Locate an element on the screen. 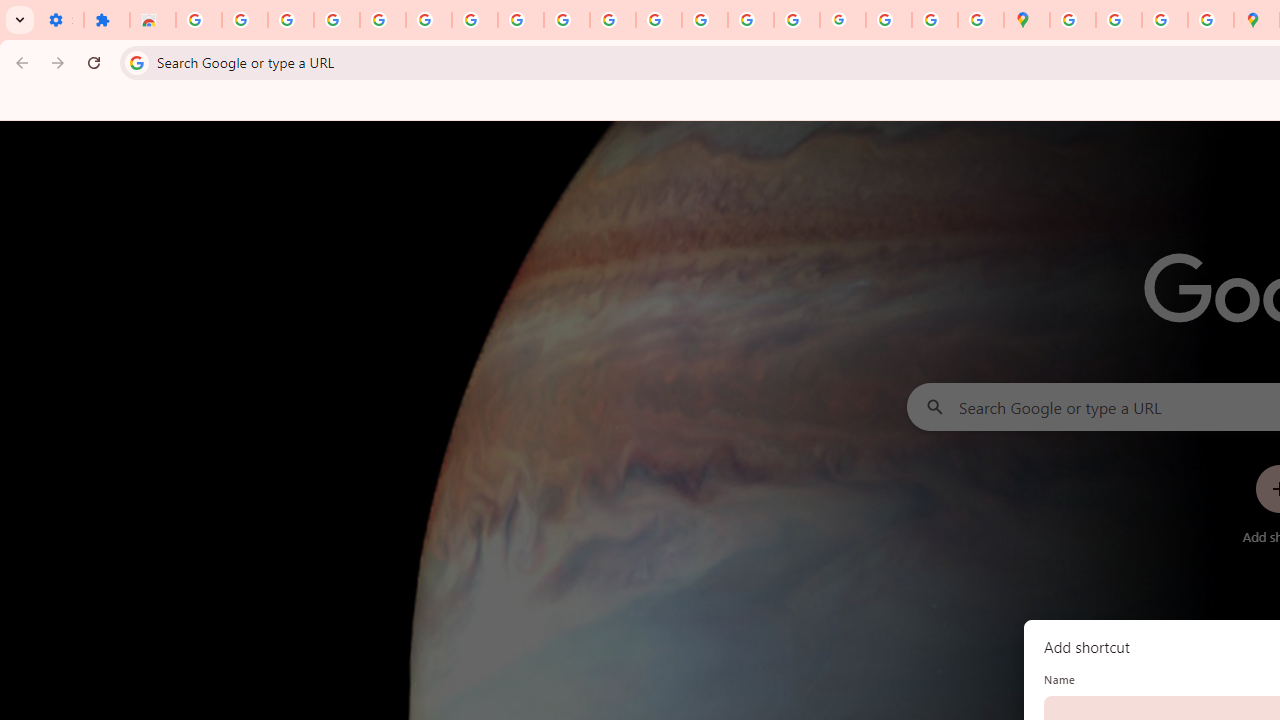 This screenshot has height=720, width=1280. 'Google Maps' is located at coordinates (1026, 20).